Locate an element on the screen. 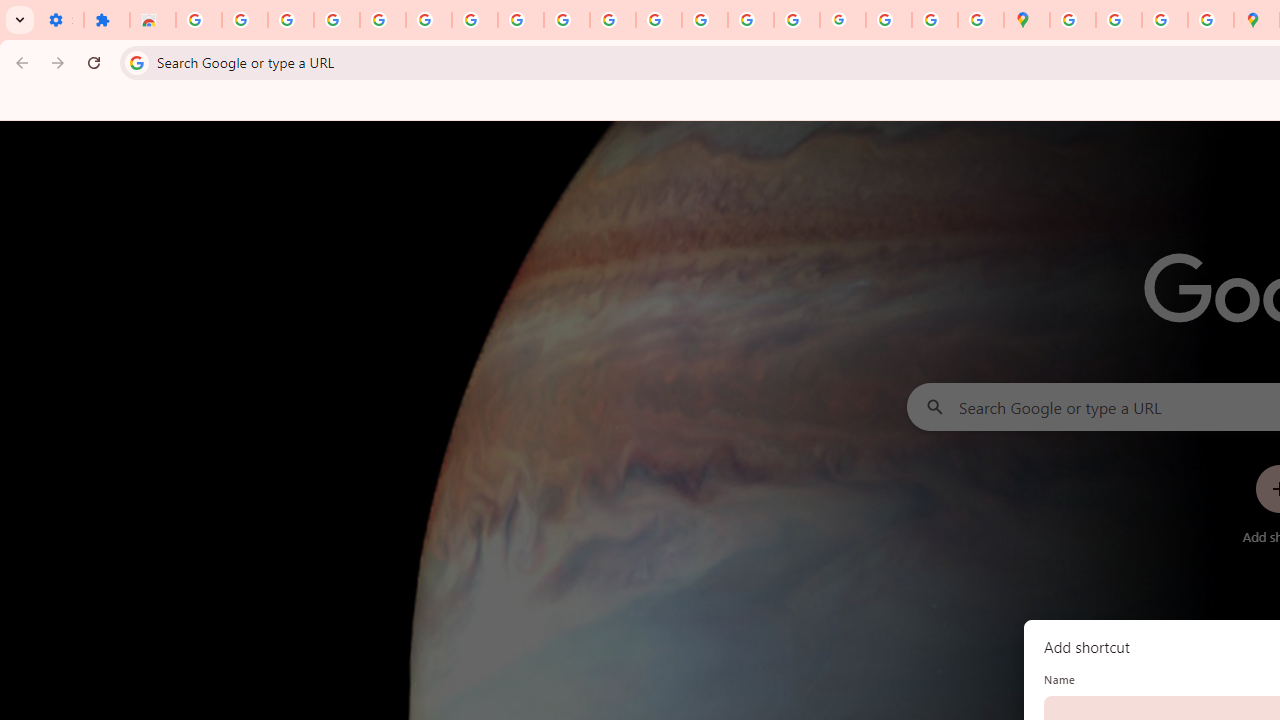 This screenshot has height=720, width=1280. 'Google Maps' is located at coordinates (1026, 20).